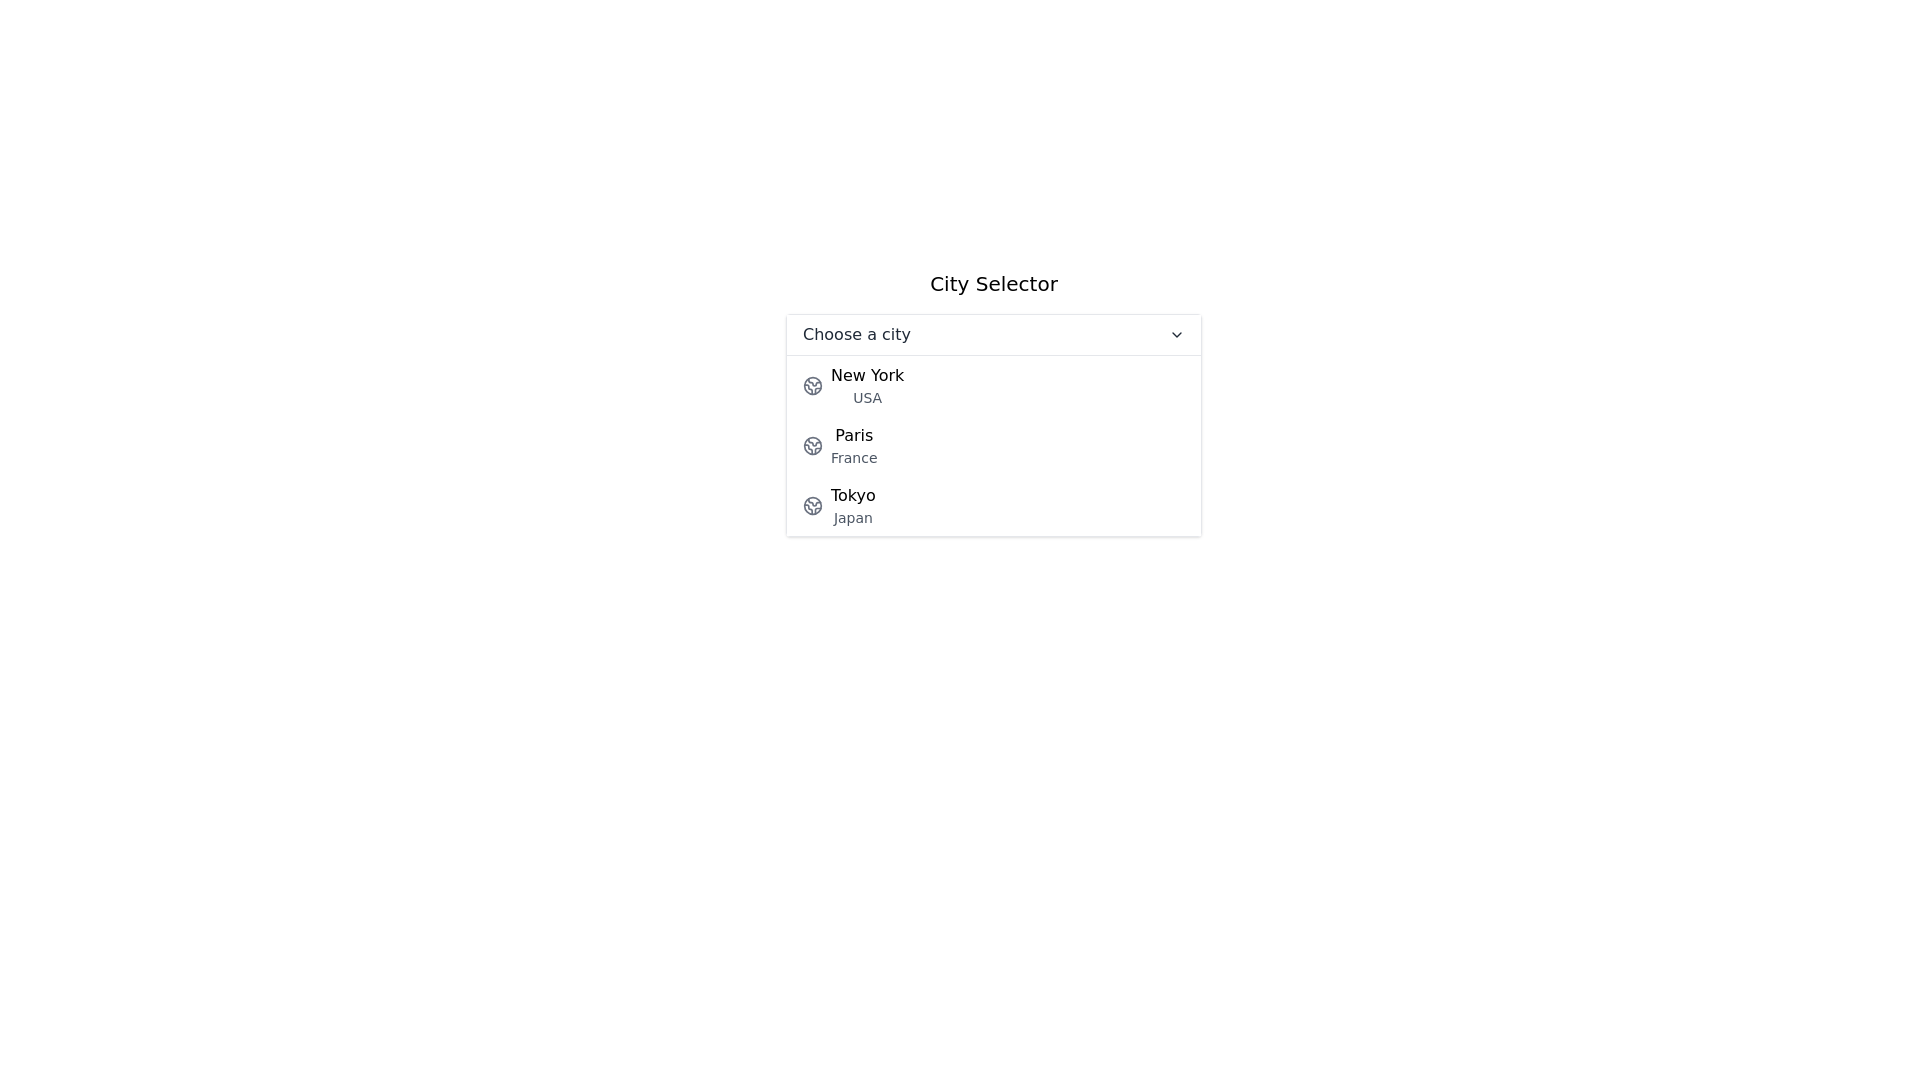 The height and width of the screenshot is (1080, 1920). Describe the element at coordinates (993, 284) in the screenshot. I see `the 'City Selector' text label, which is displayed in a bold and large font above the dropdown menu labeled 'Choose a city'` at that location.